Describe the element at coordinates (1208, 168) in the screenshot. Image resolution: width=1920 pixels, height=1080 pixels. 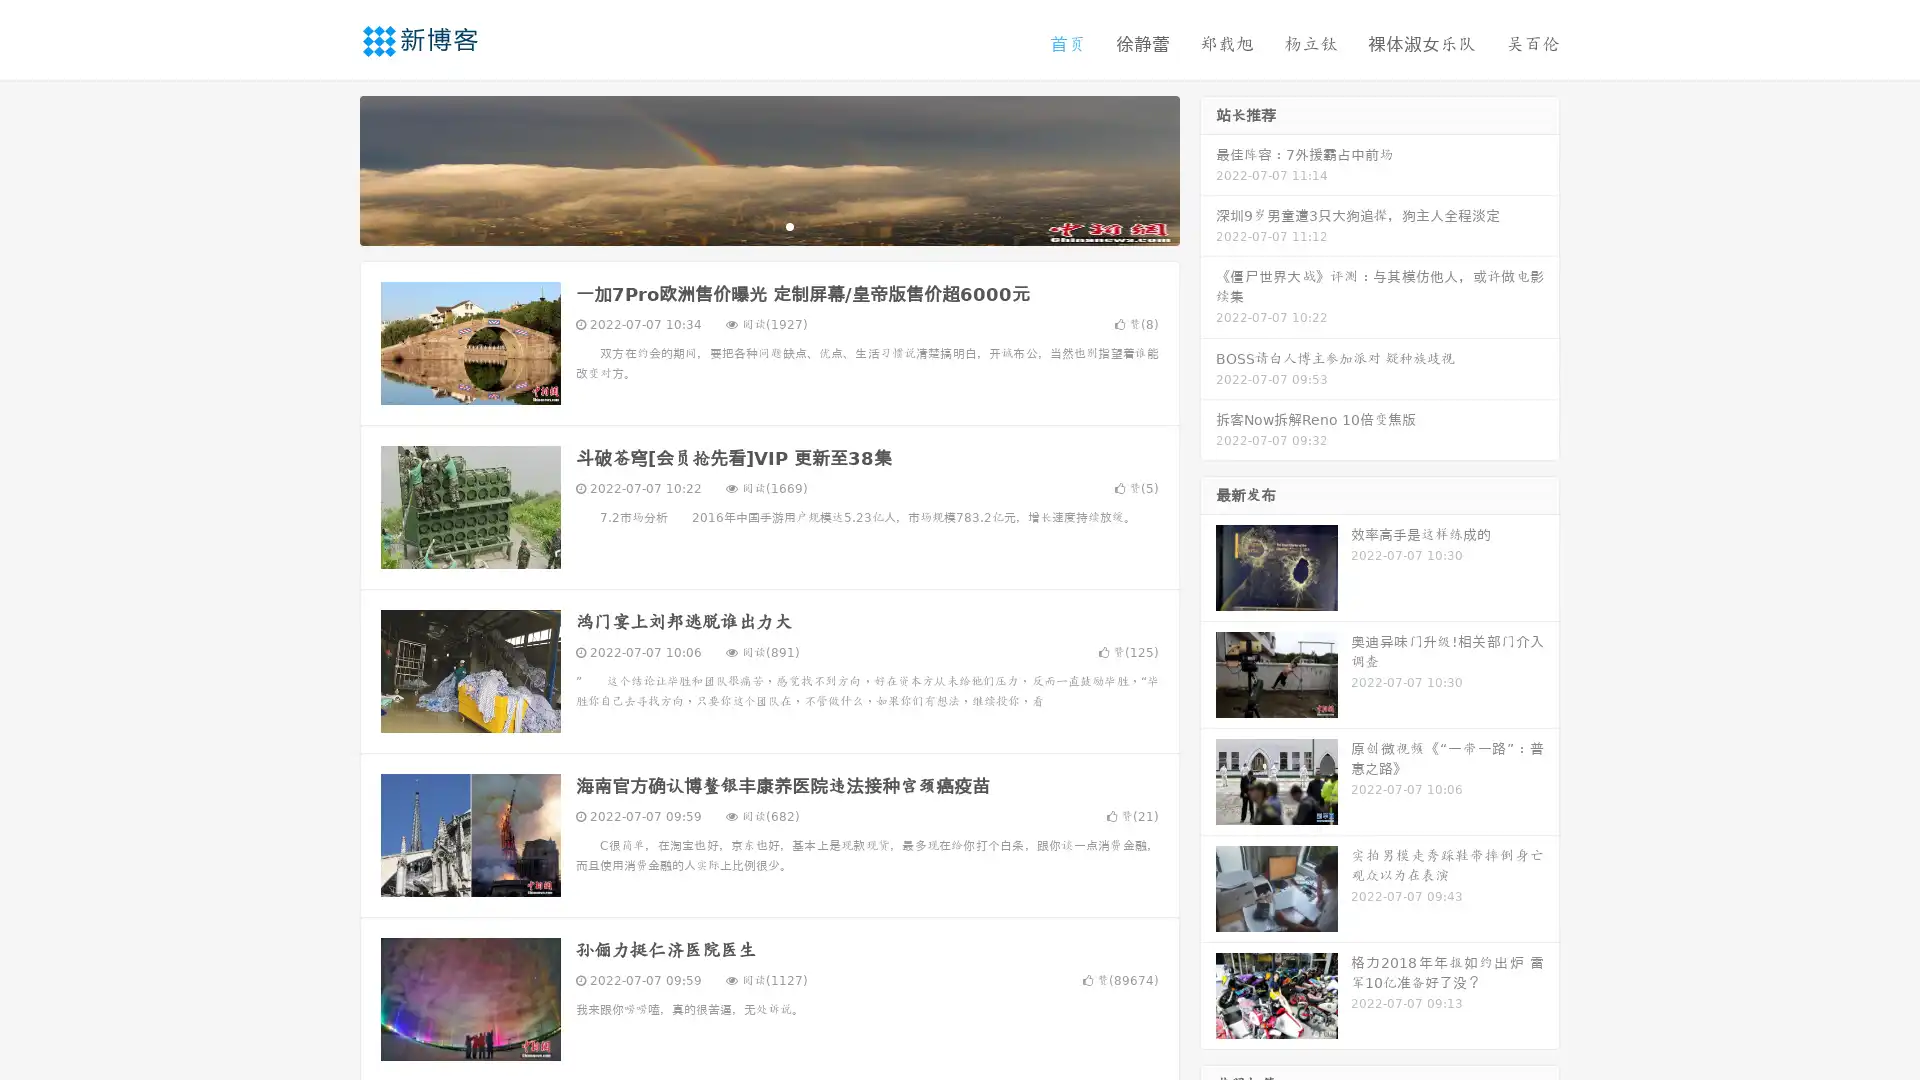
I see `Next slide` at that location.